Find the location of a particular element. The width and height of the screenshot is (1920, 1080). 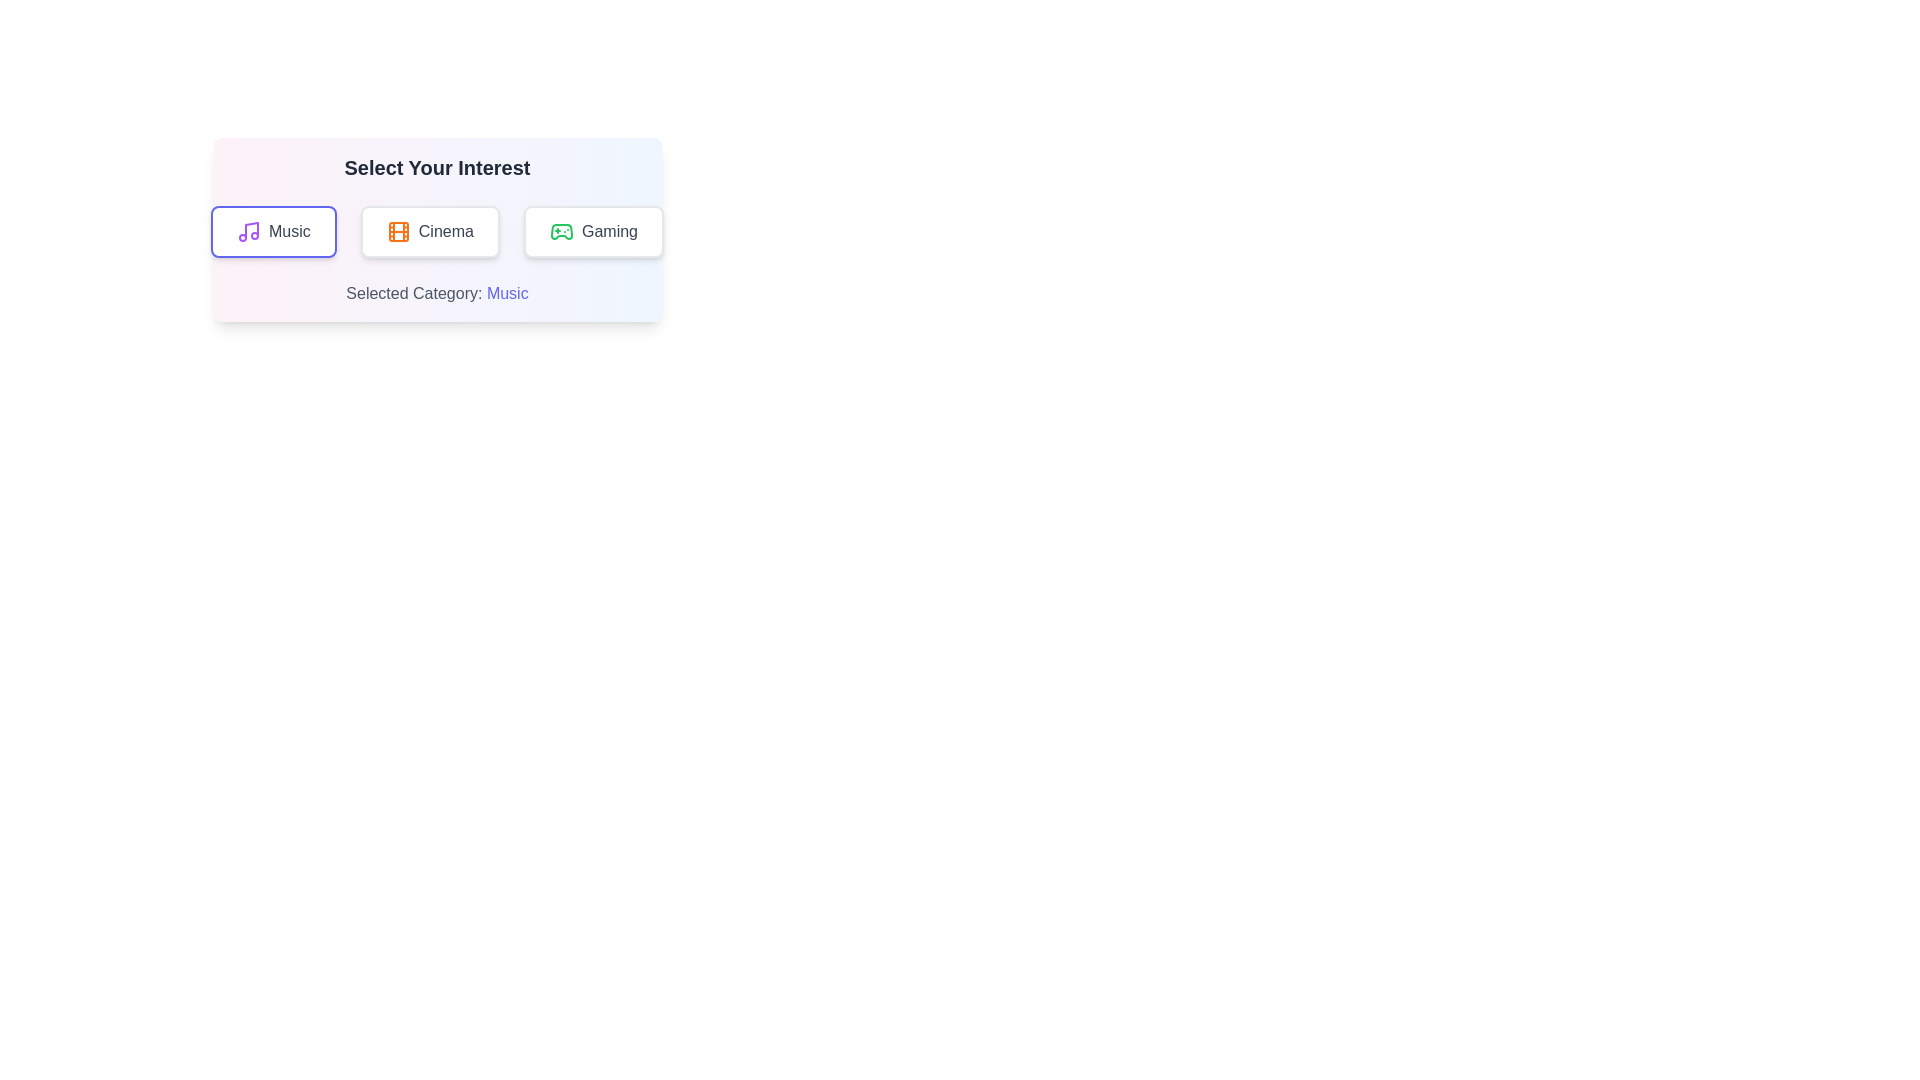

the 'Gaming' button to select the Gaming category is located at coordinates (593, 230).